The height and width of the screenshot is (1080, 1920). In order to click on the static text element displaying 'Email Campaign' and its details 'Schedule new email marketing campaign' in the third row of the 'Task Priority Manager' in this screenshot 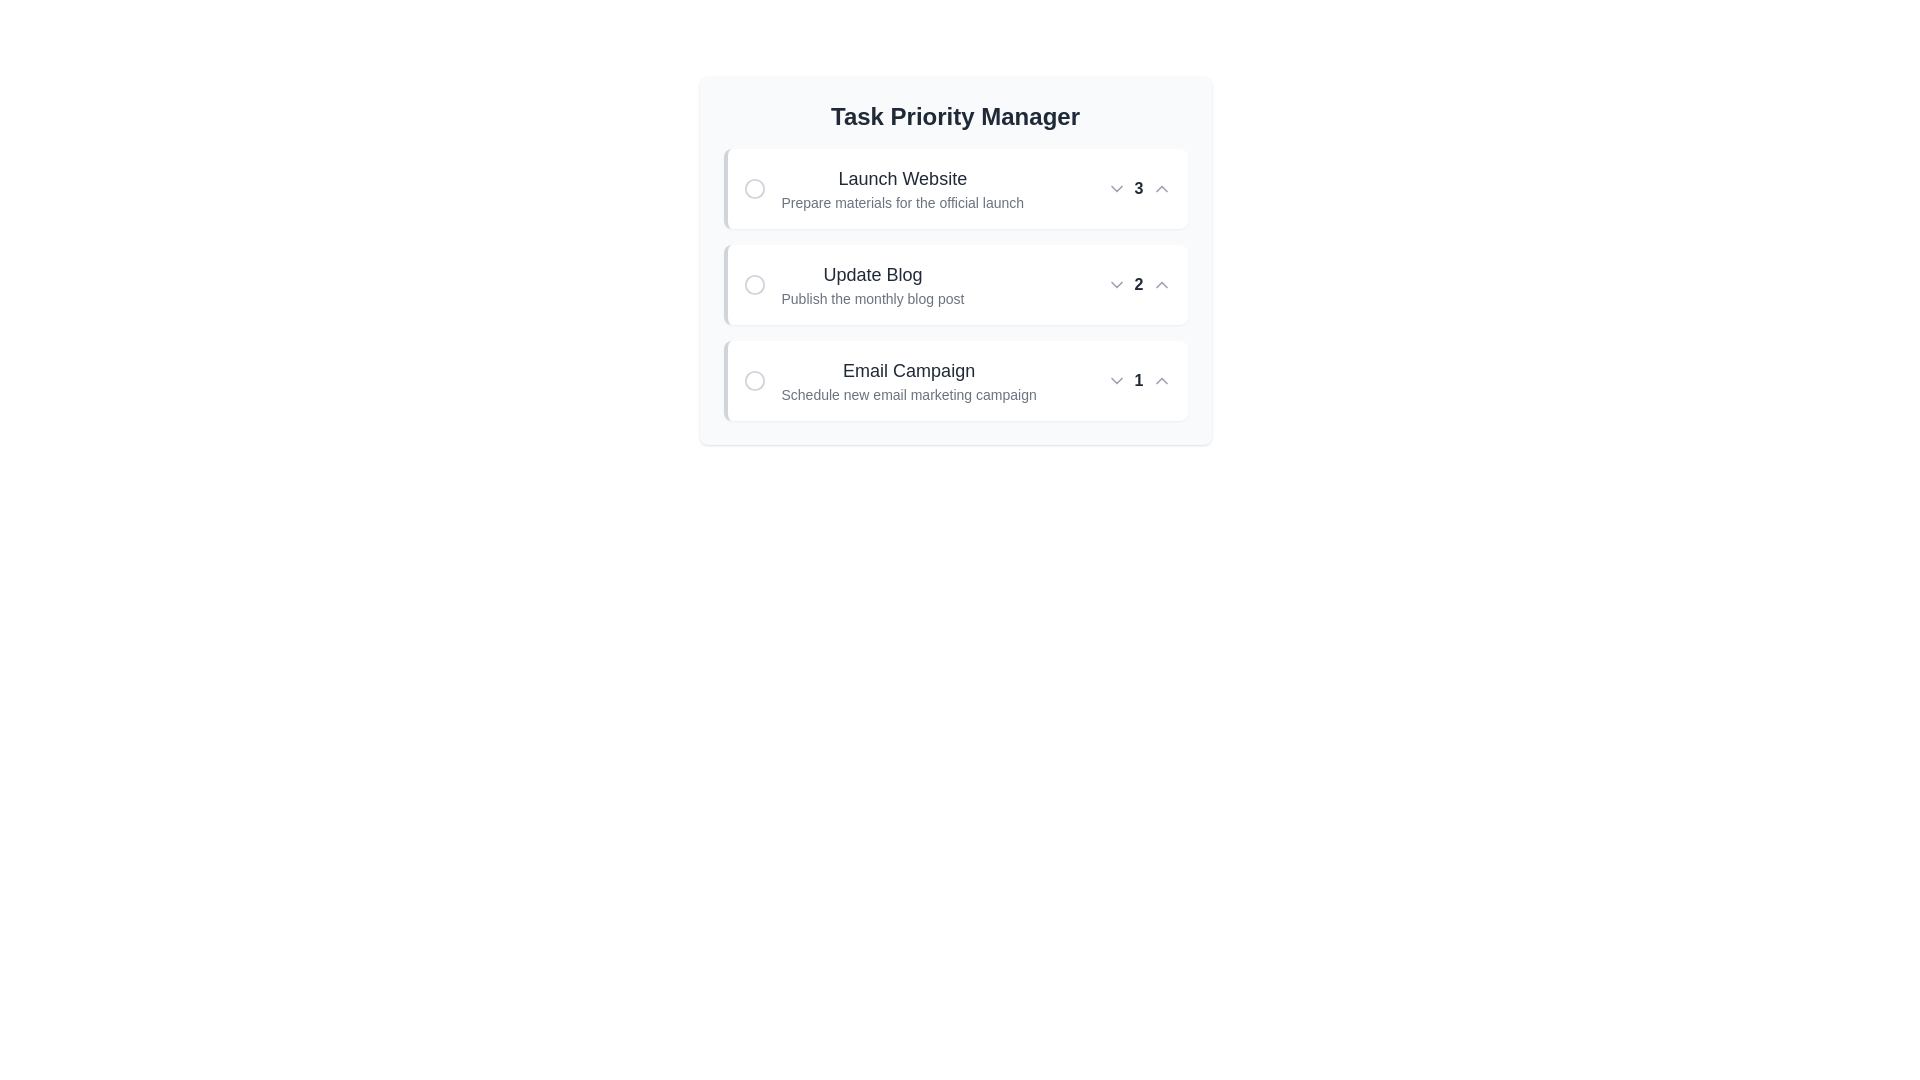, I will do `click(908, 381)`.